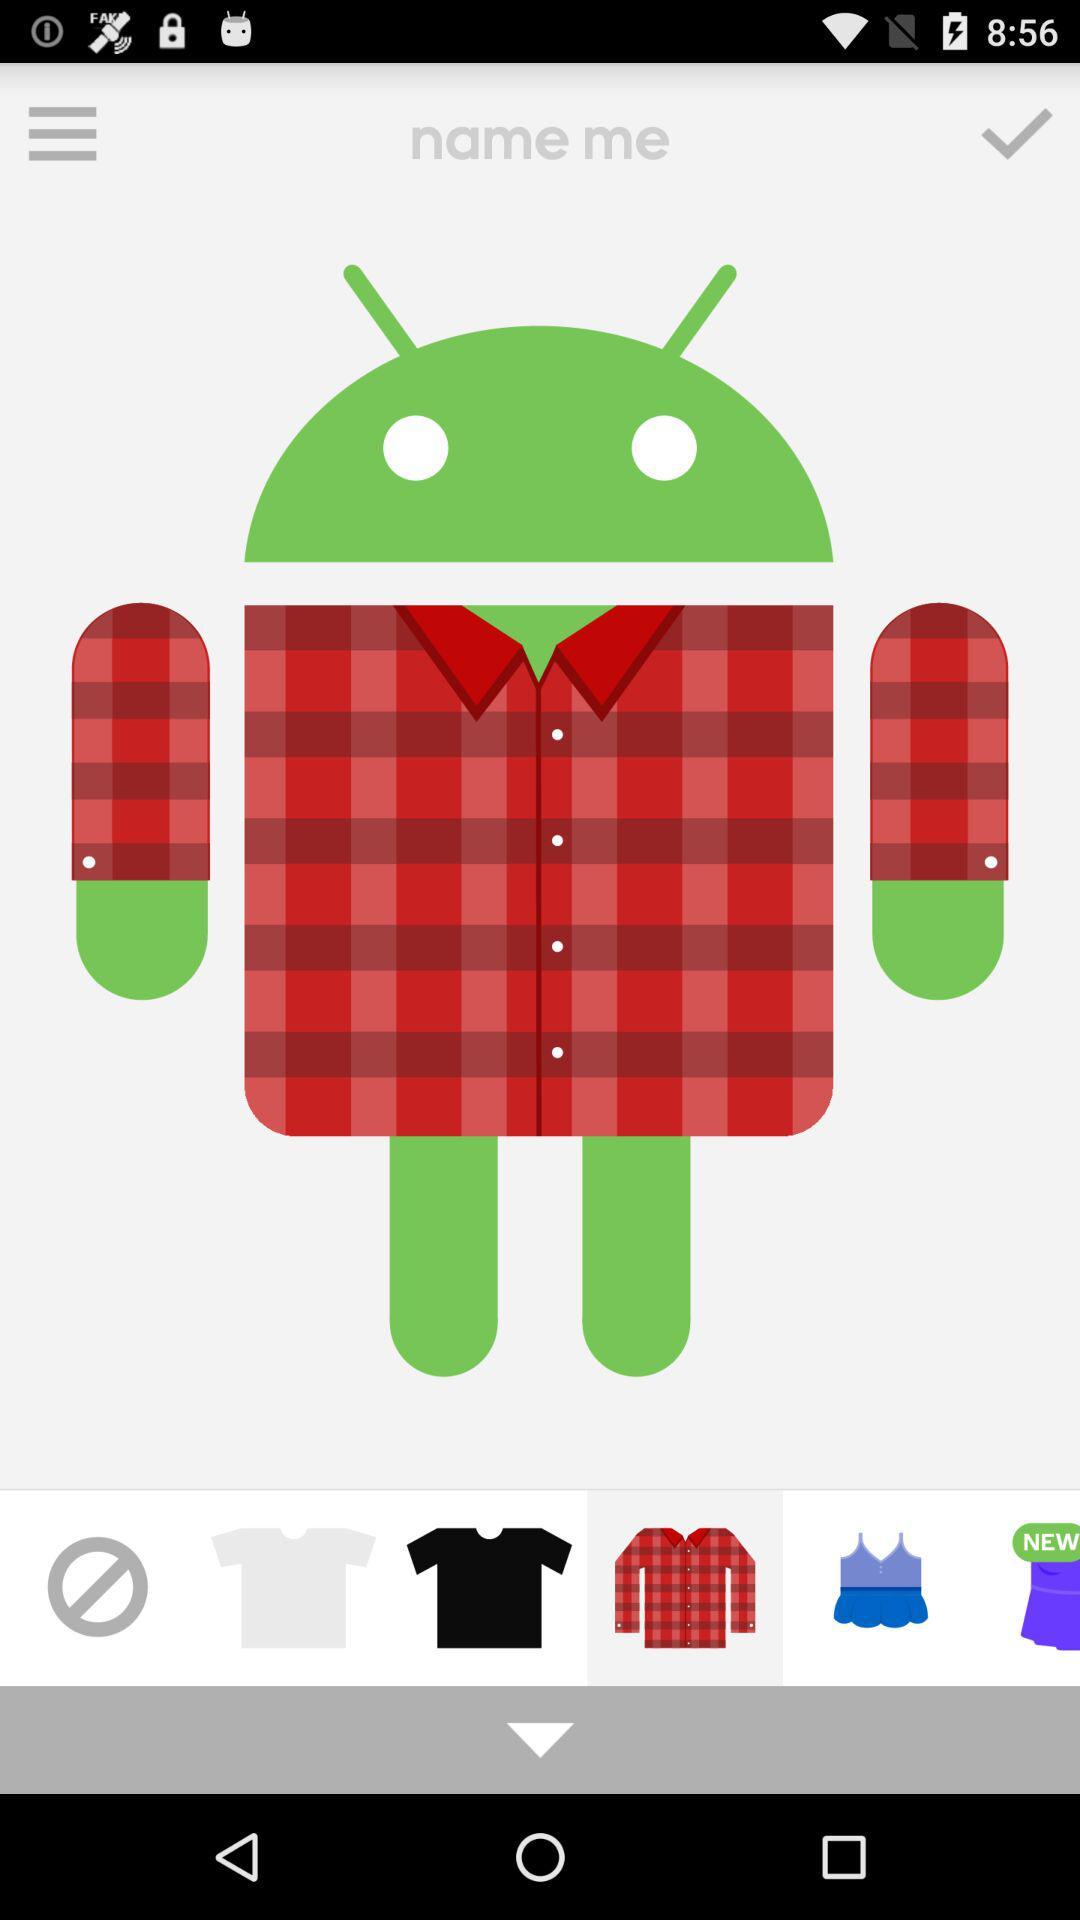  What do you see at coordinates (1017, 142) in the screenshot?
I see `the check icon` at bounding box center [1017, 142].